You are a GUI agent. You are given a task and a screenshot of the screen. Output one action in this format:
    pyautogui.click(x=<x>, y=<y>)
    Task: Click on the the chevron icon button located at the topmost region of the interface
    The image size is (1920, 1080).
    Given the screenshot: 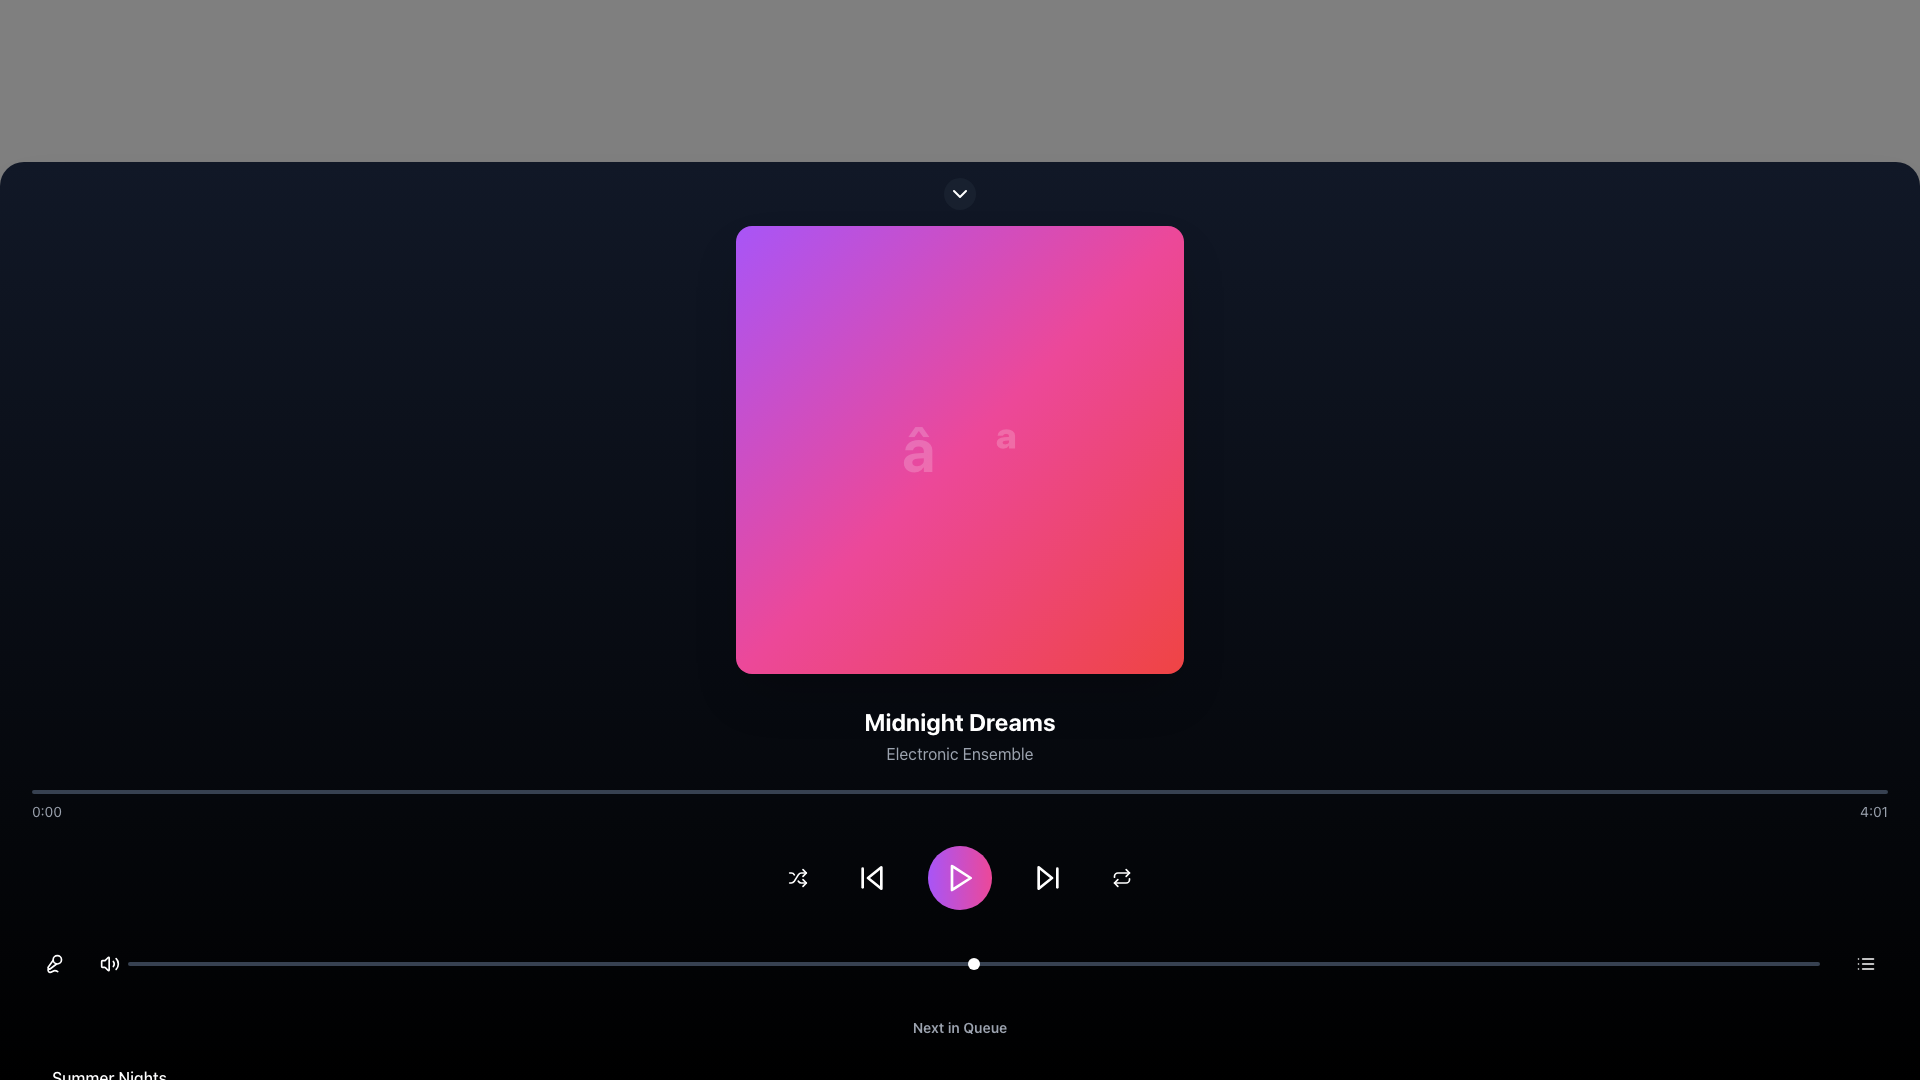 What is the action you would take?
    pyautogui.click(x=960, y=193)
    